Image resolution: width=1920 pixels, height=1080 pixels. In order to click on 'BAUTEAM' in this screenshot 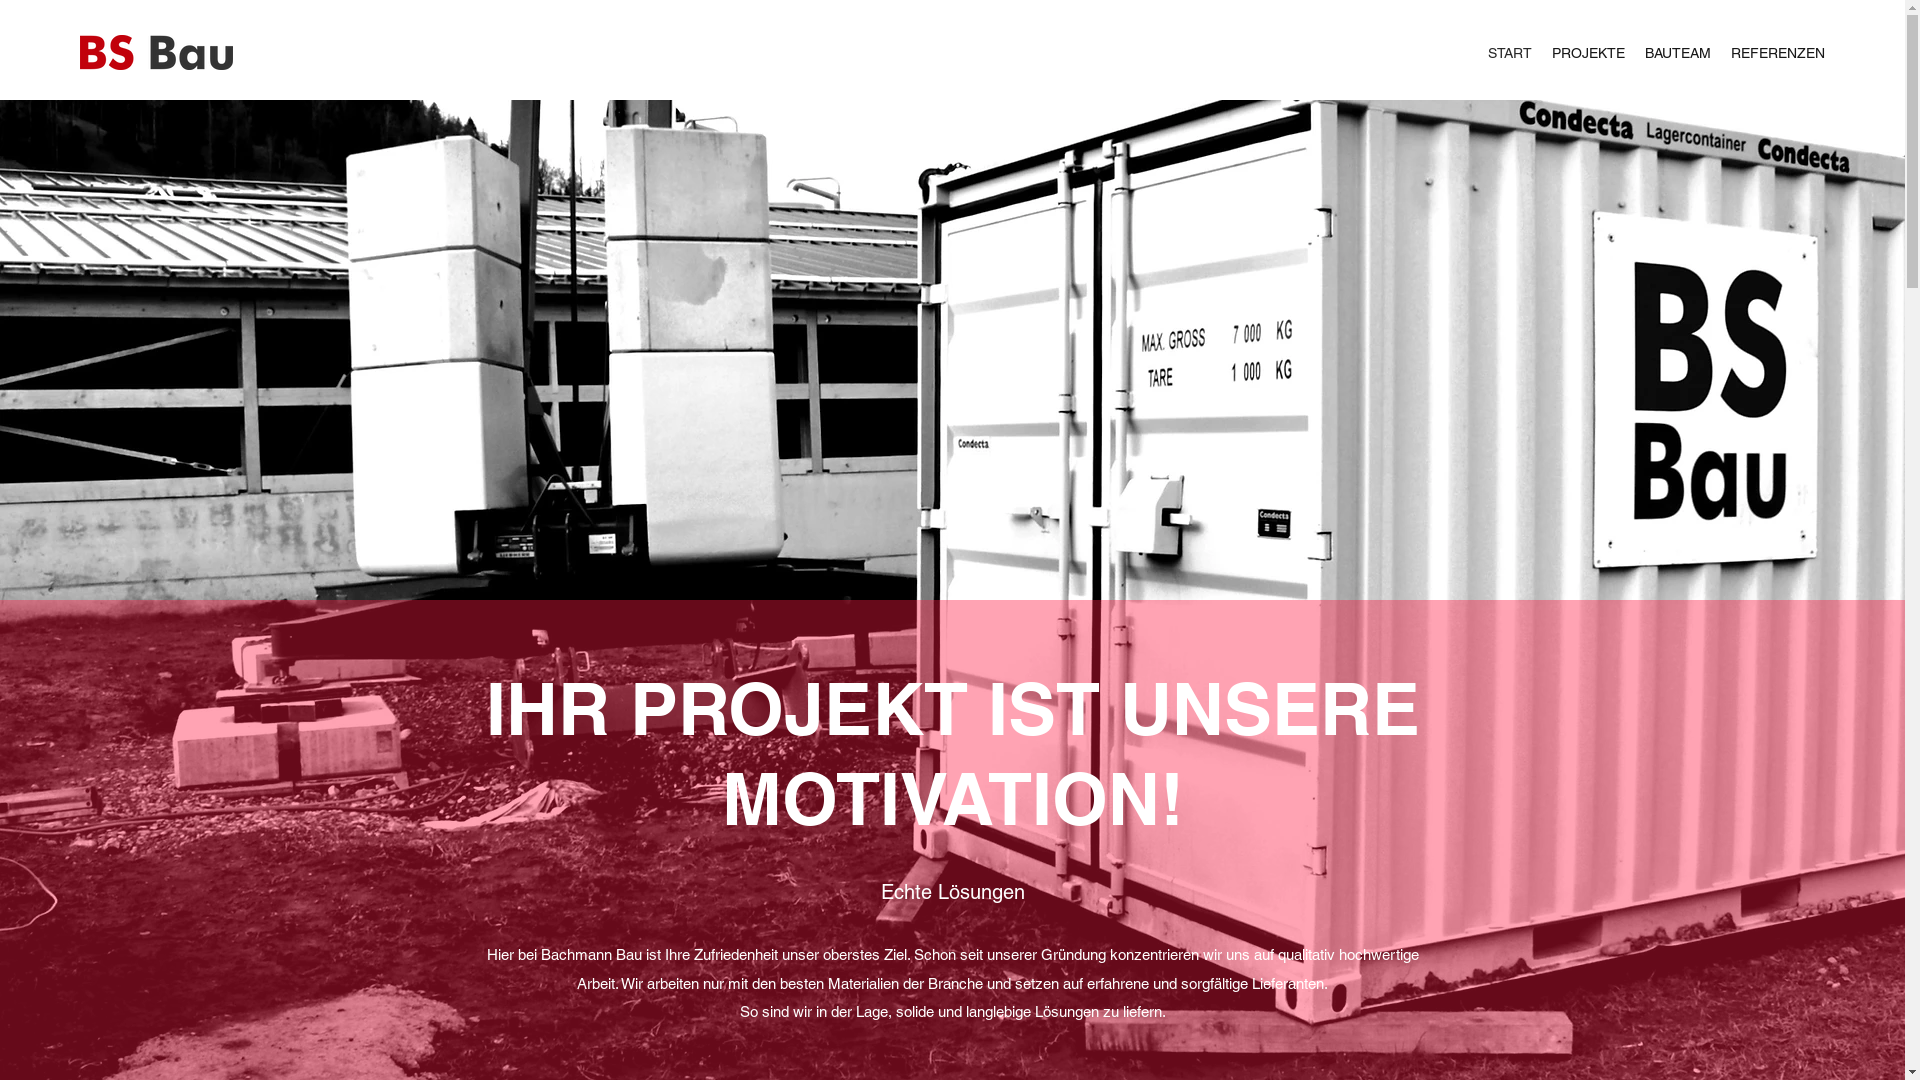, I will do `click(1678, 52)`.